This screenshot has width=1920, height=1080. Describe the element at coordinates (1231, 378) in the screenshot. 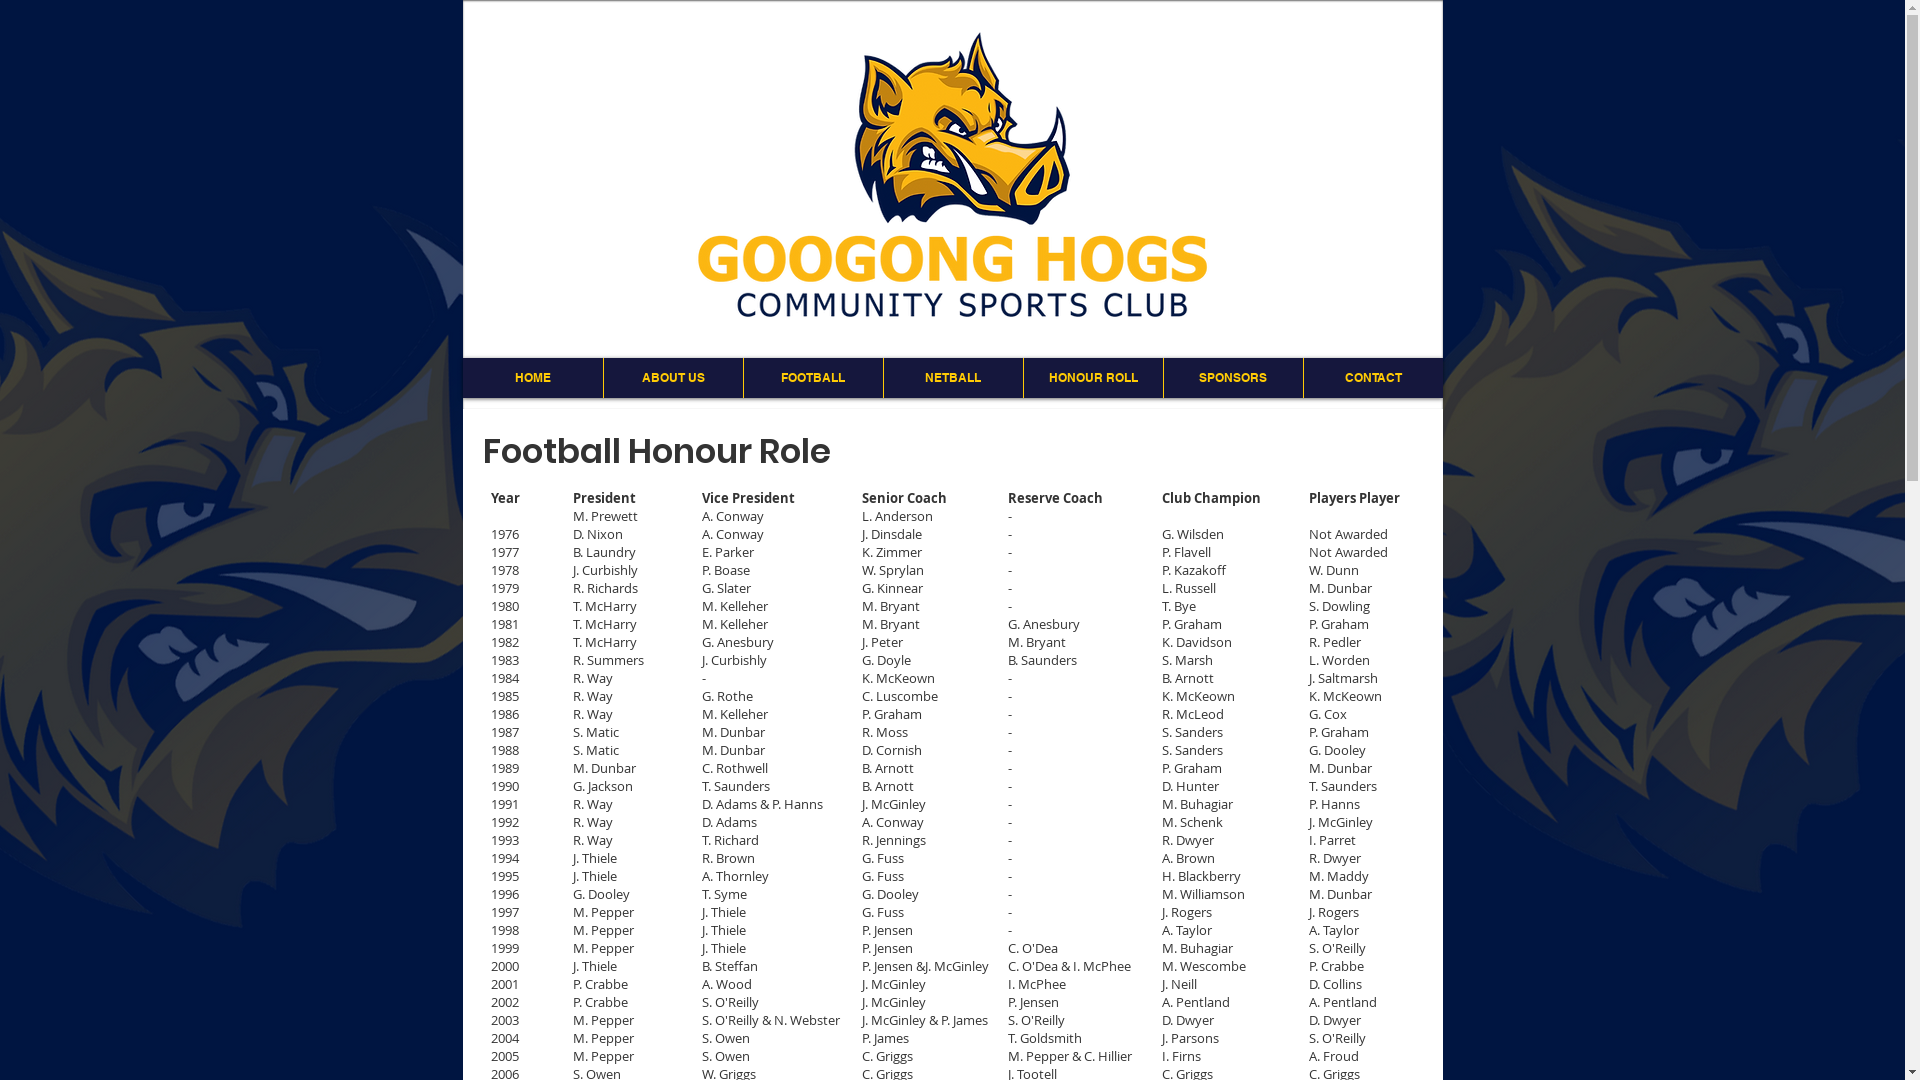

I see `'SPONSORS'` at that location.